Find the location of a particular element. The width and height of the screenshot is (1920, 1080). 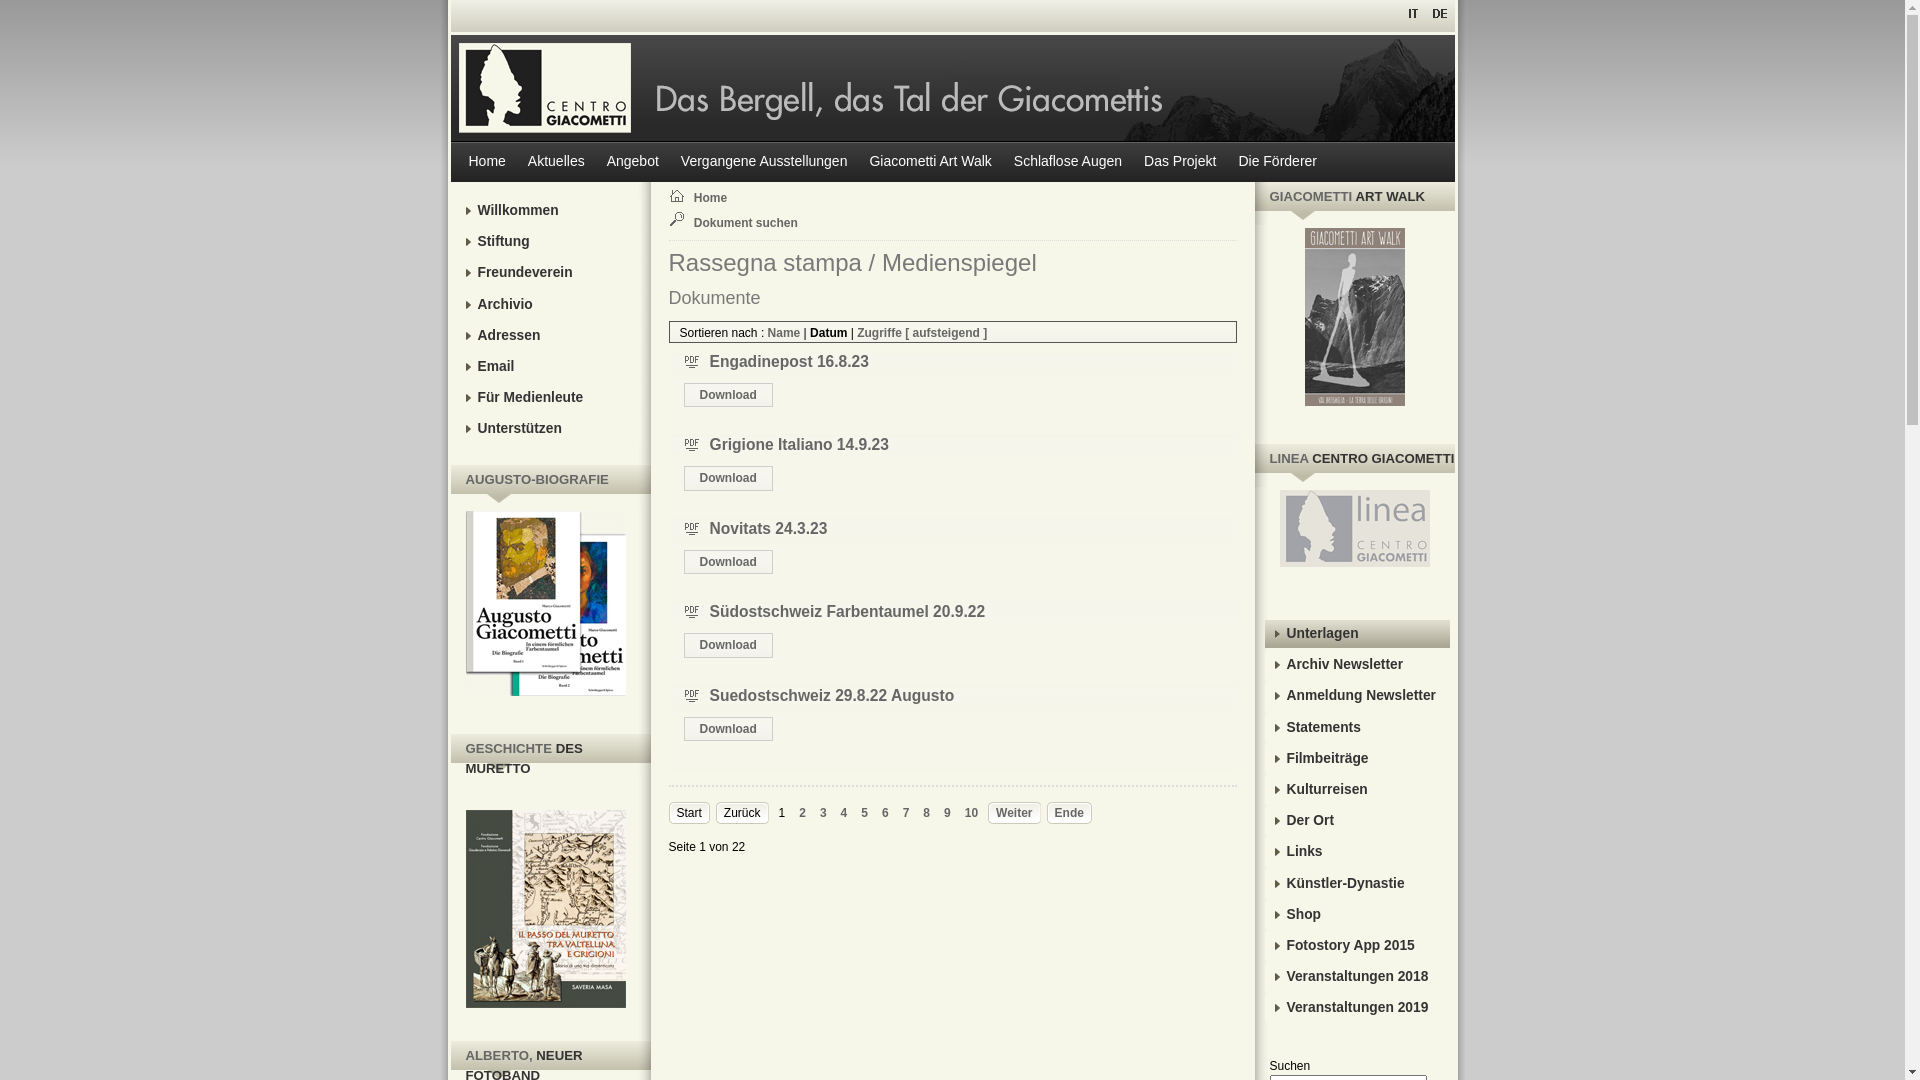

'Archiv Newsletter' is located at coordinates (1356, 664).